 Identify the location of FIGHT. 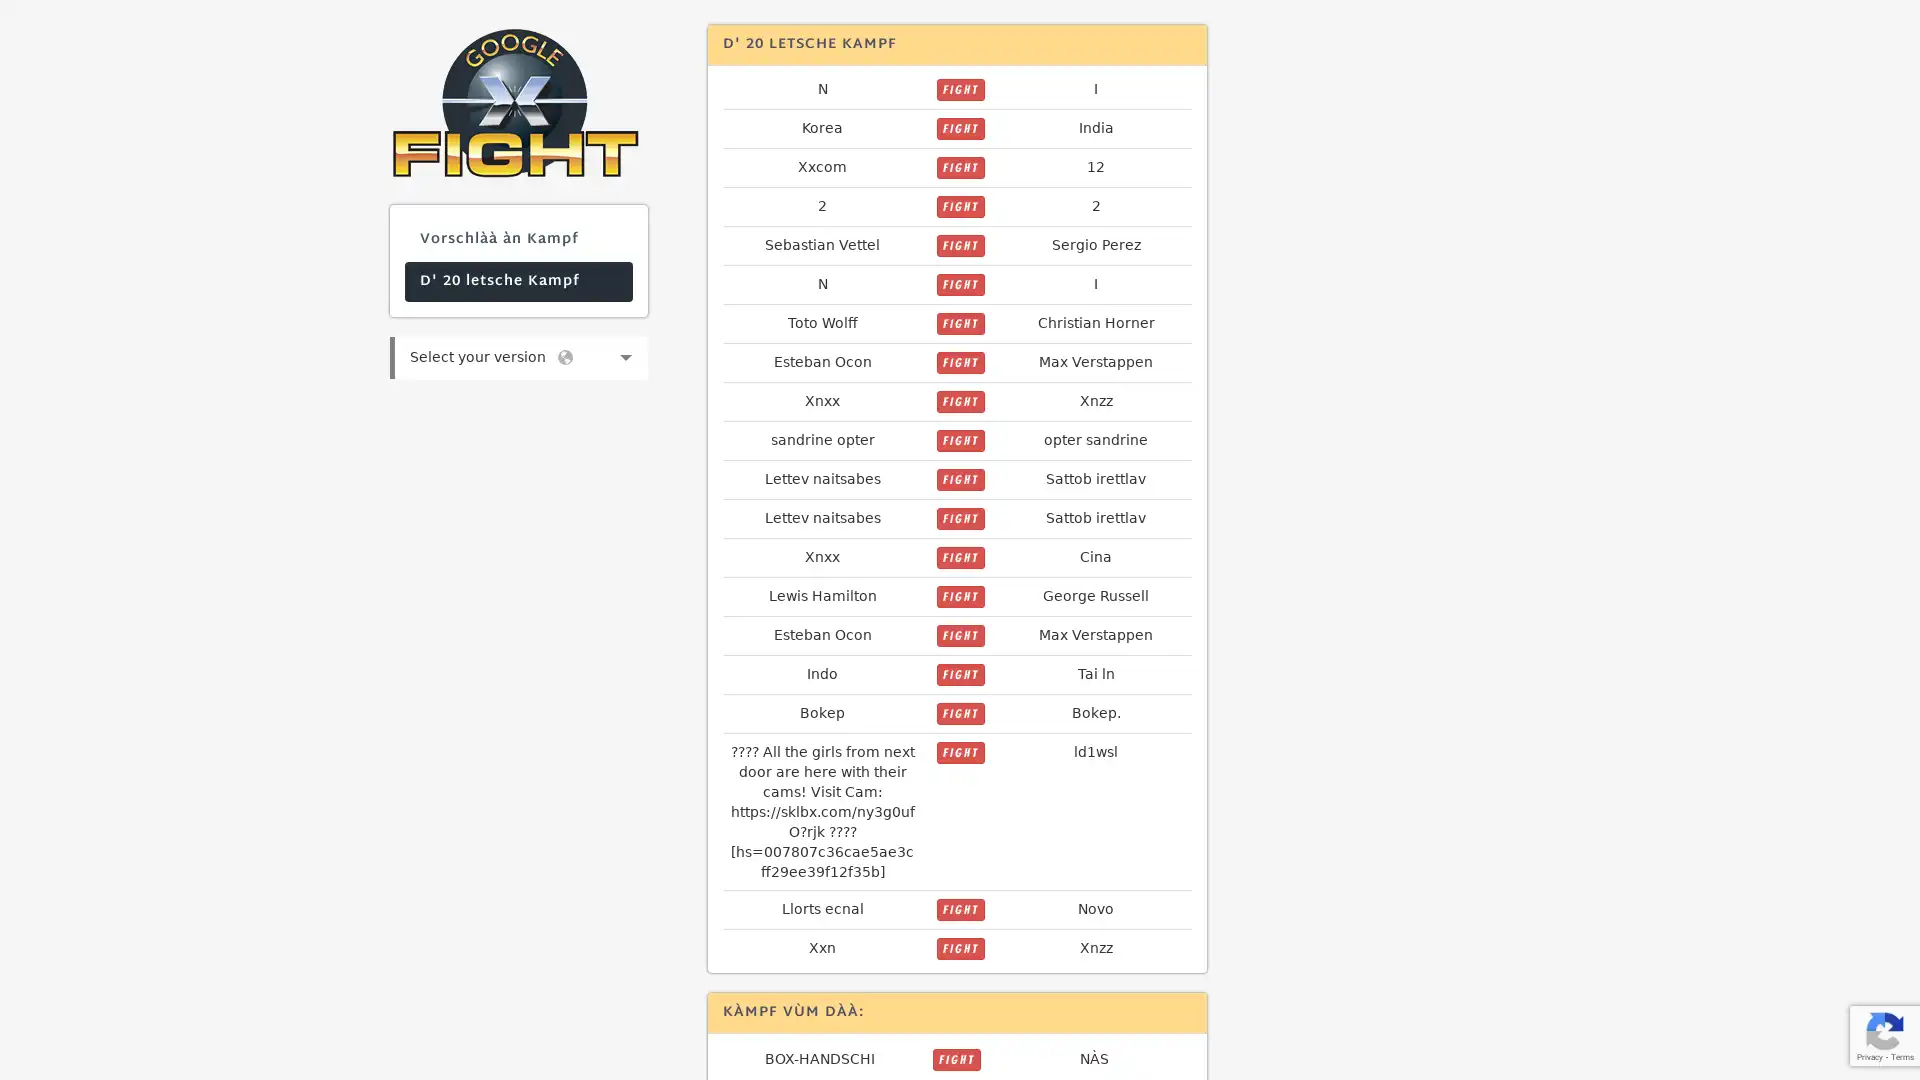
(960, 285).